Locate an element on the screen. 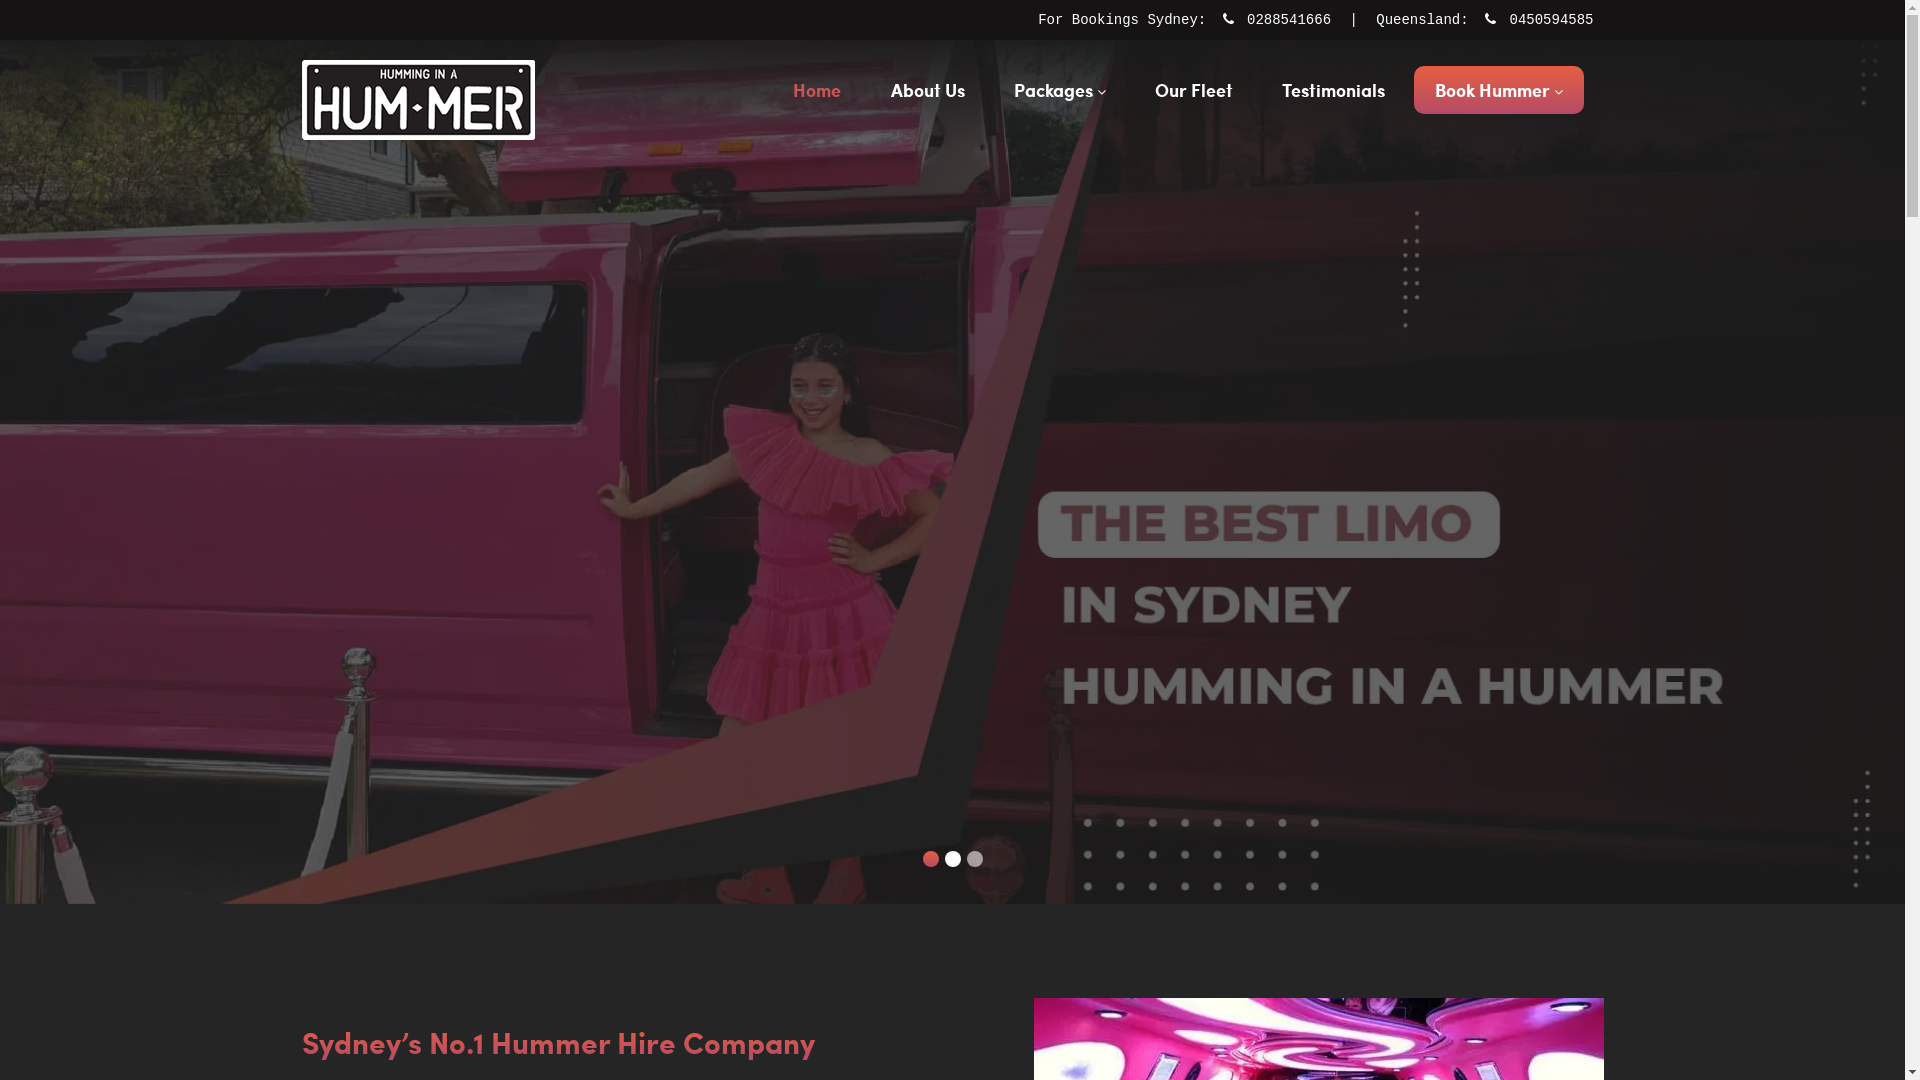  'Packages' is located at coordinates (1059, 88).